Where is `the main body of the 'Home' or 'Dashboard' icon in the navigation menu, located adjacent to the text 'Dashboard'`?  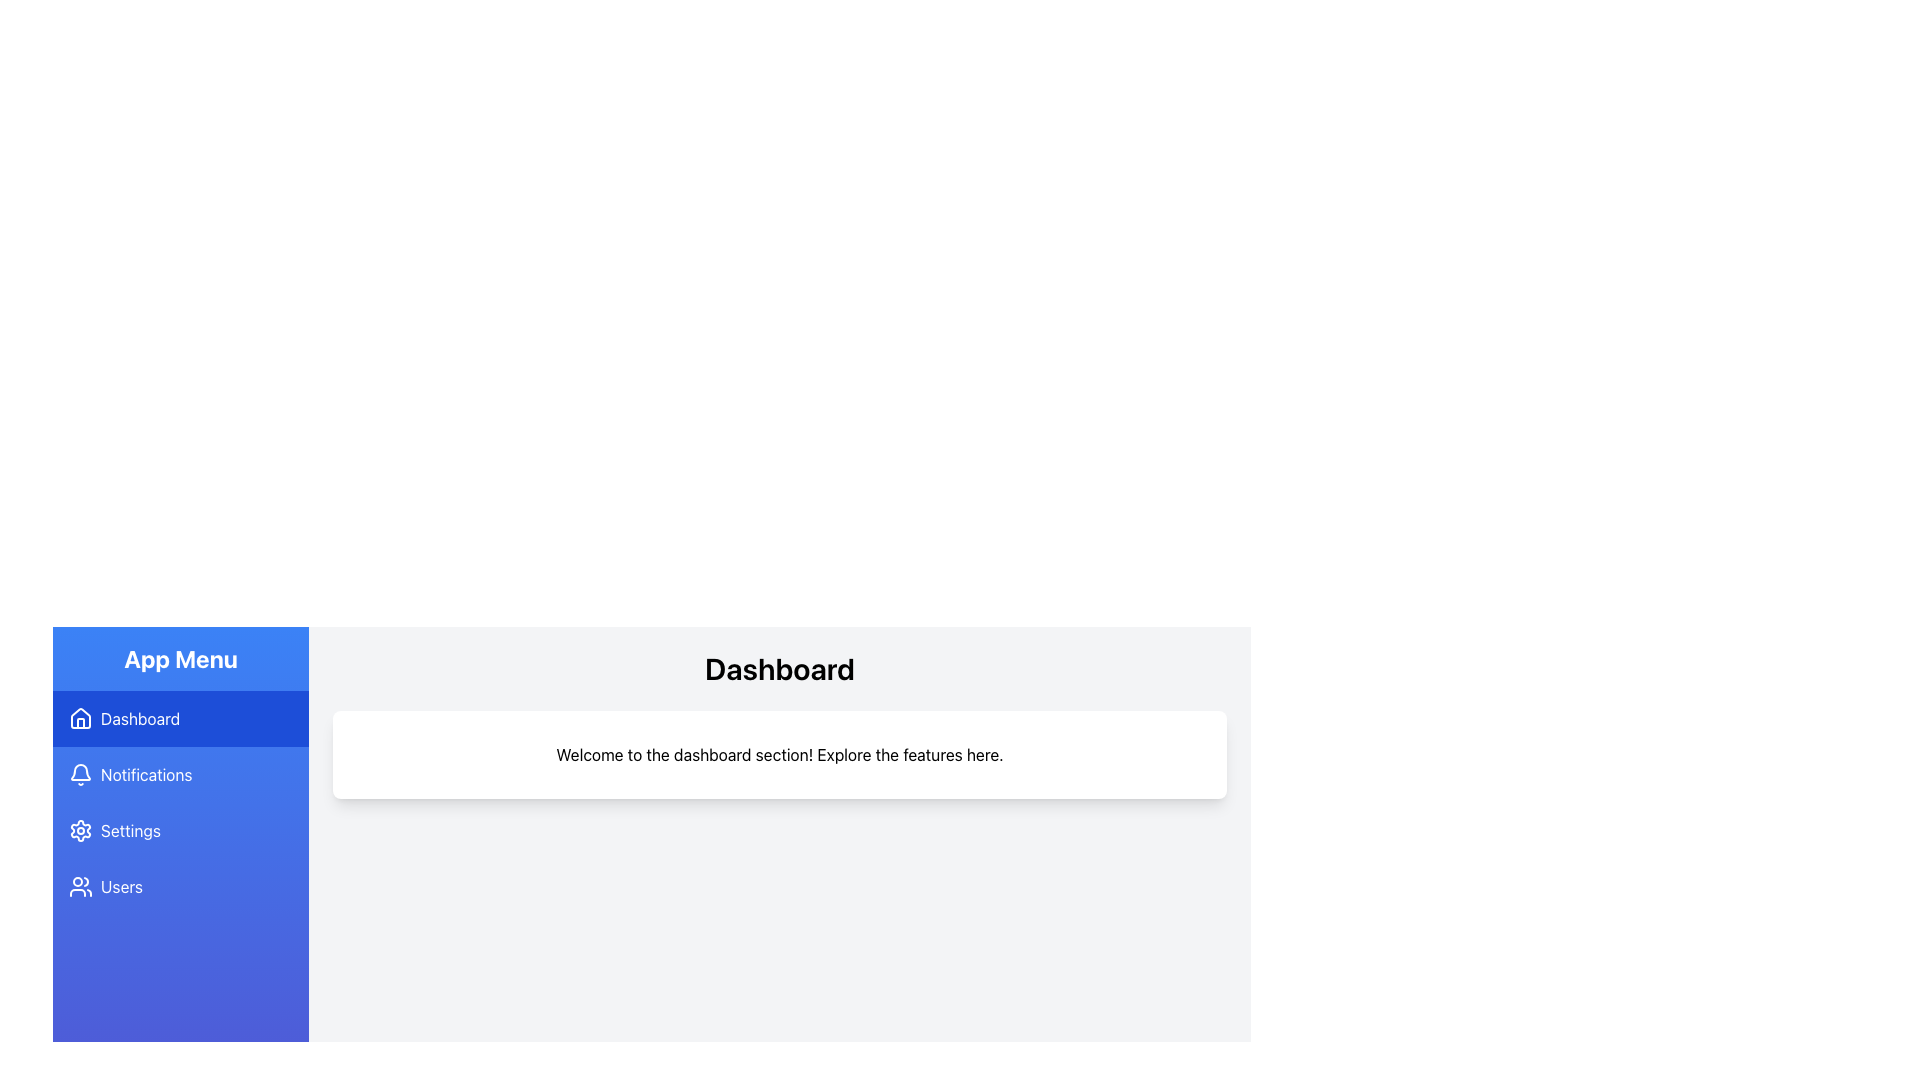
the main body of the 'Home' or 'Dashboard' icon in the navigation menu, located adjacent to the text 'Dashboard' is located at coordinates (80, 716).